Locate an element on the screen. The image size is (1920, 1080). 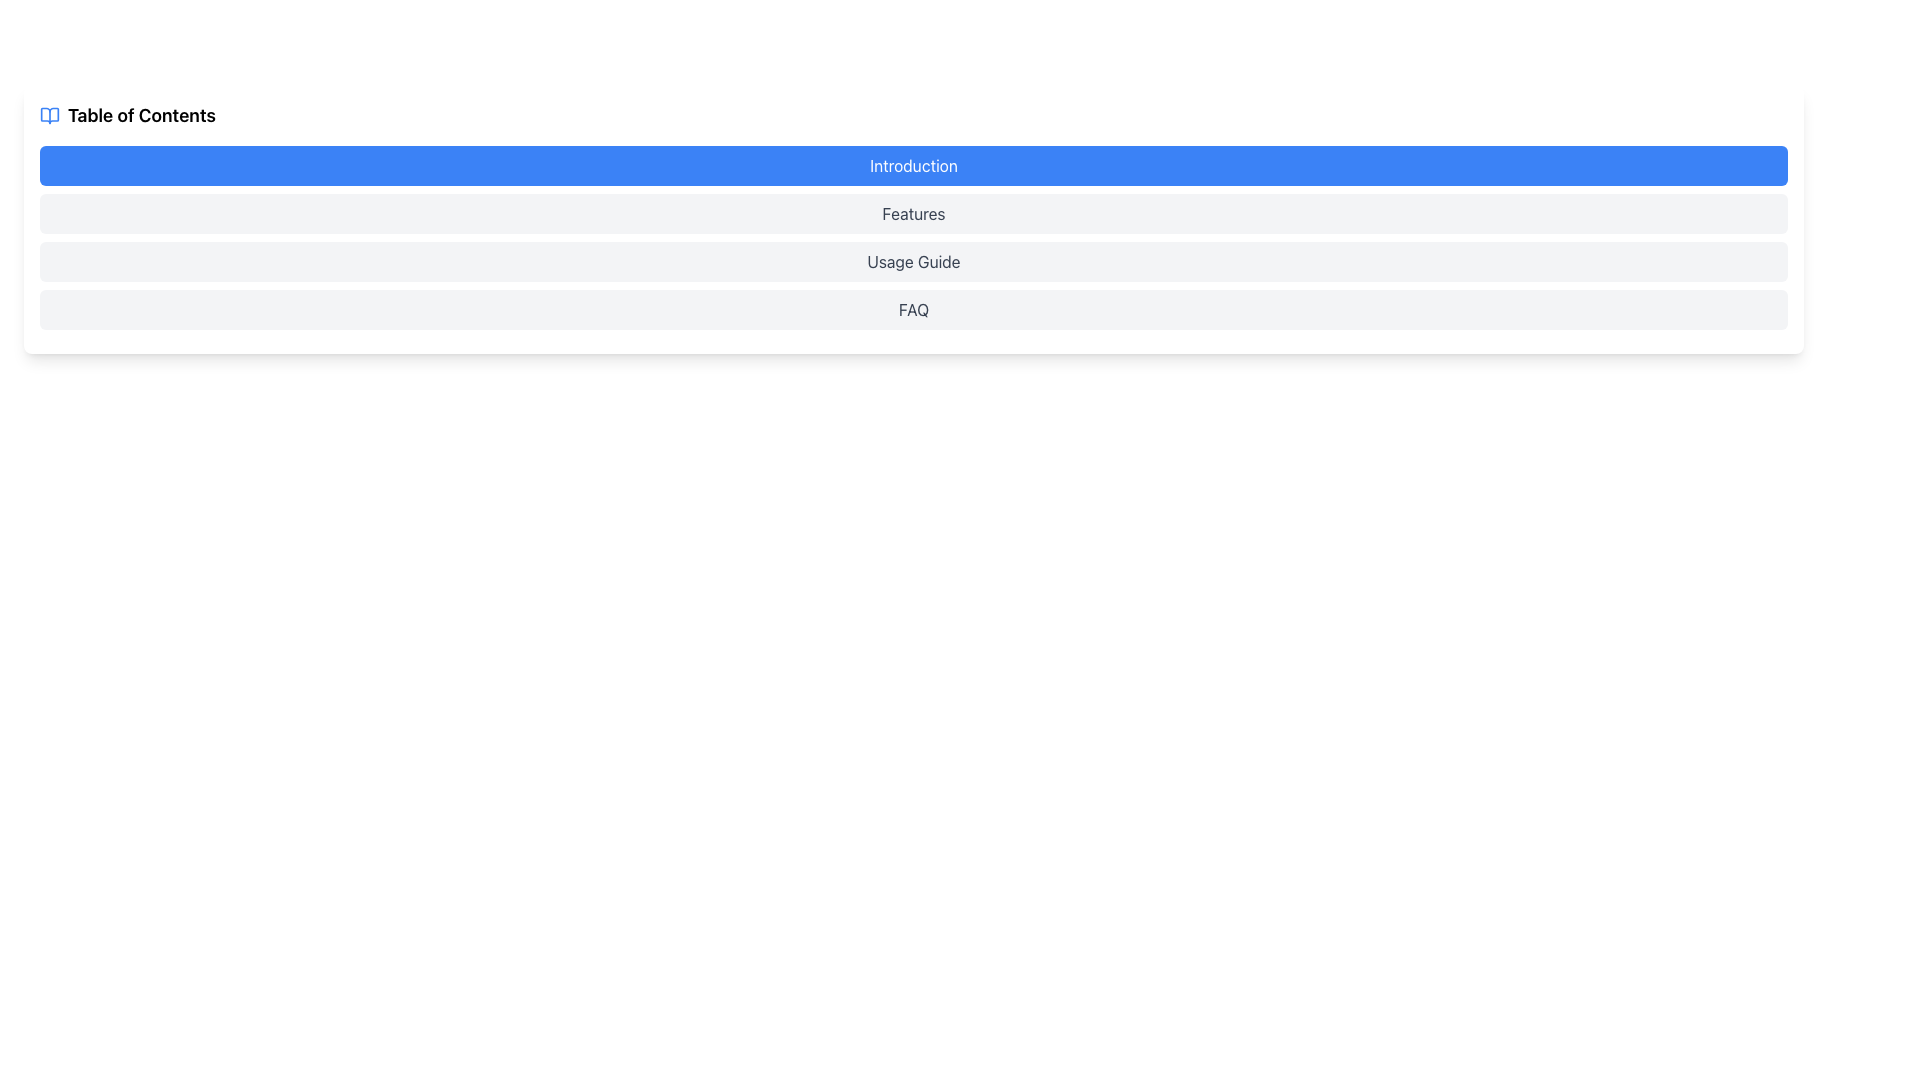
the 'Introduction' Navigation tab, which has a blue background and white text, located at the top of the vertical list of tabs is located at coordinates (912, 164).